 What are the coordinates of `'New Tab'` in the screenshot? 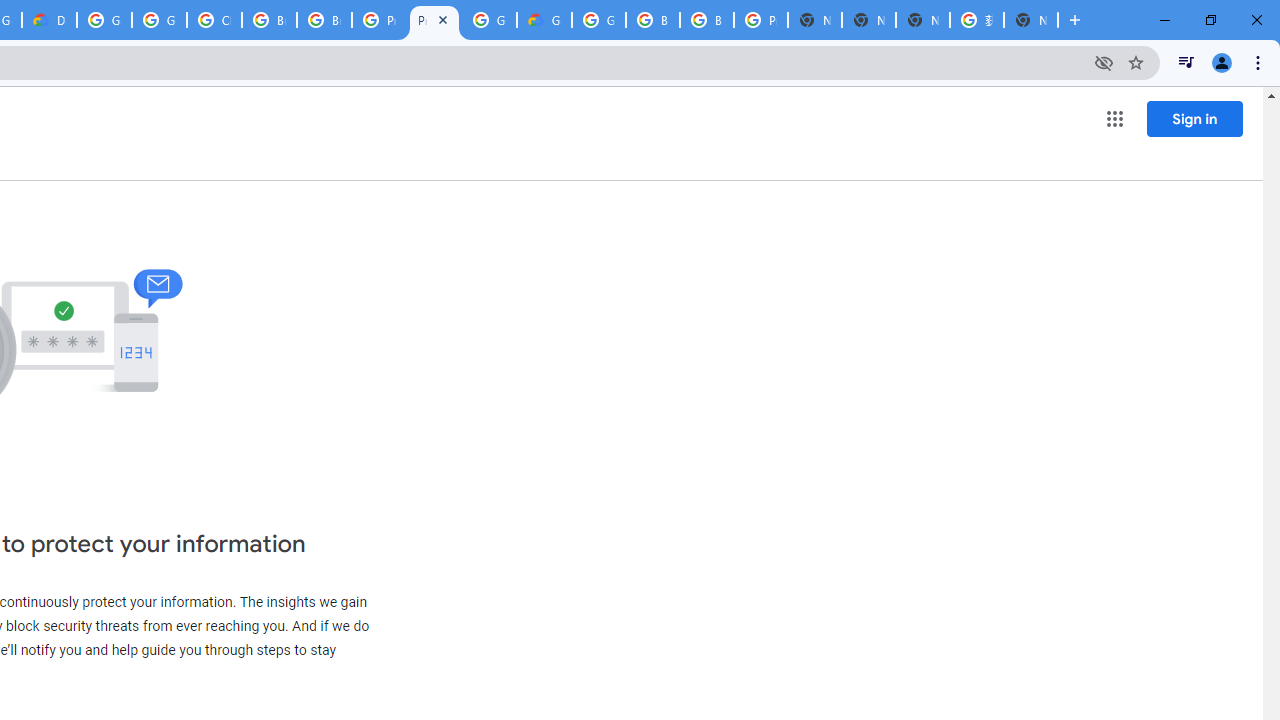 It's located at (1031, 20).